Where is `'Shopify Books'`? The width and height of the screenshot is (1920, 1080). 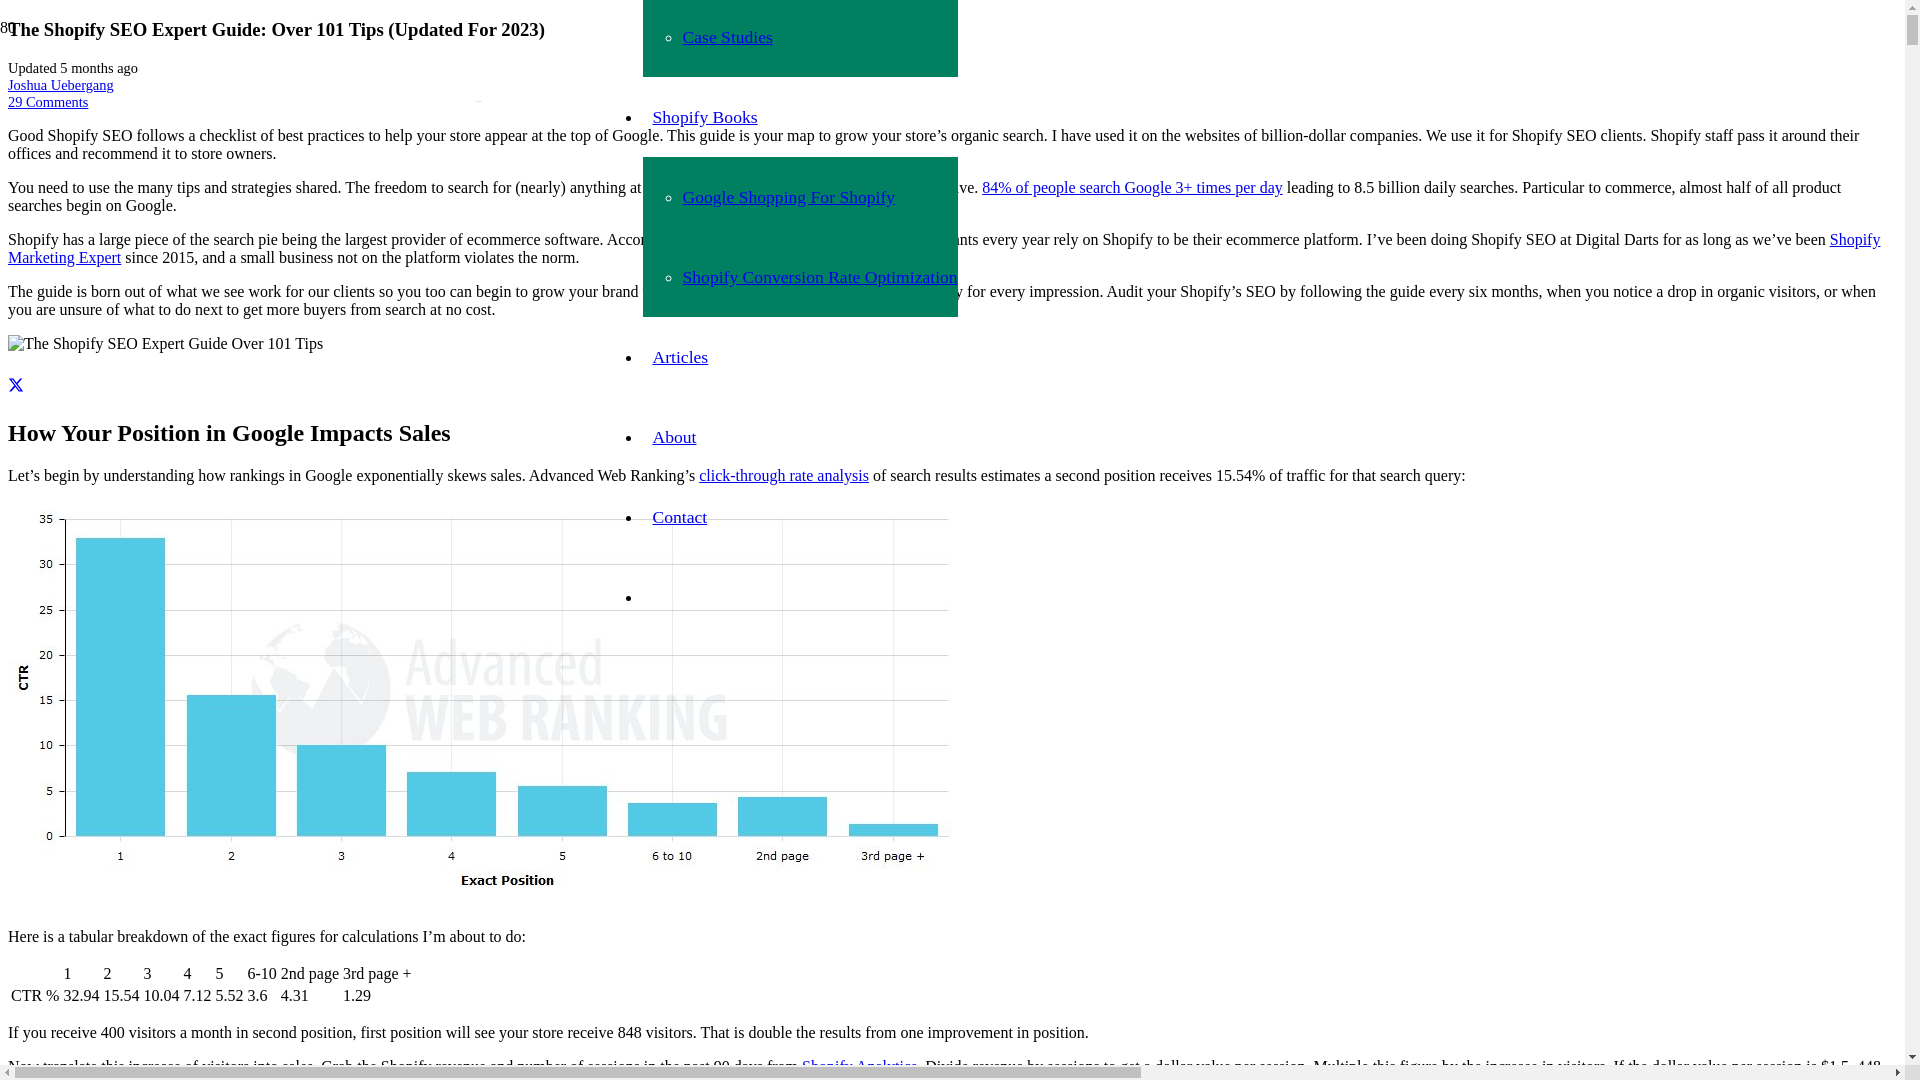 'Shopify Books' is located at coordinates (704, 116).